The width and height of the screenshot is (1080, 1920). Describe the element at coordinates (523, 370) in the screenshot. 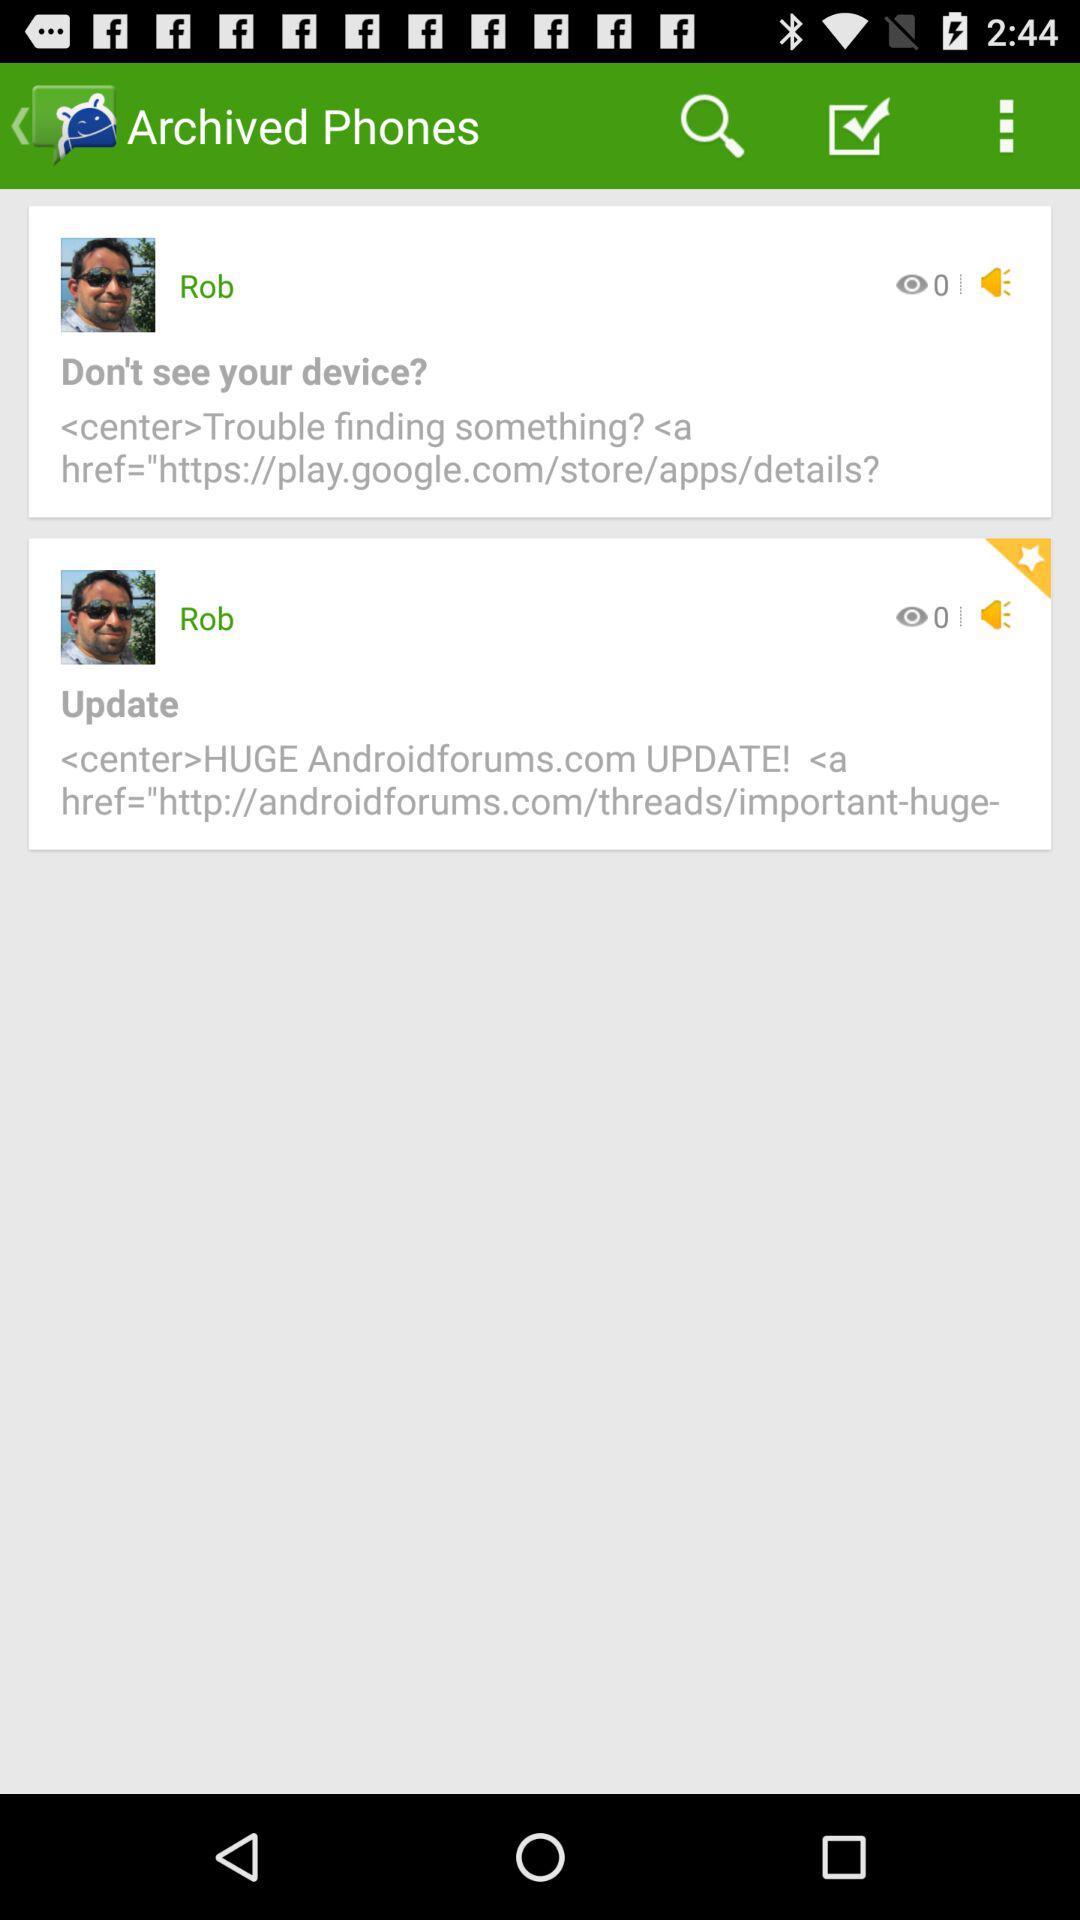

I see `don t see icon` at that location.